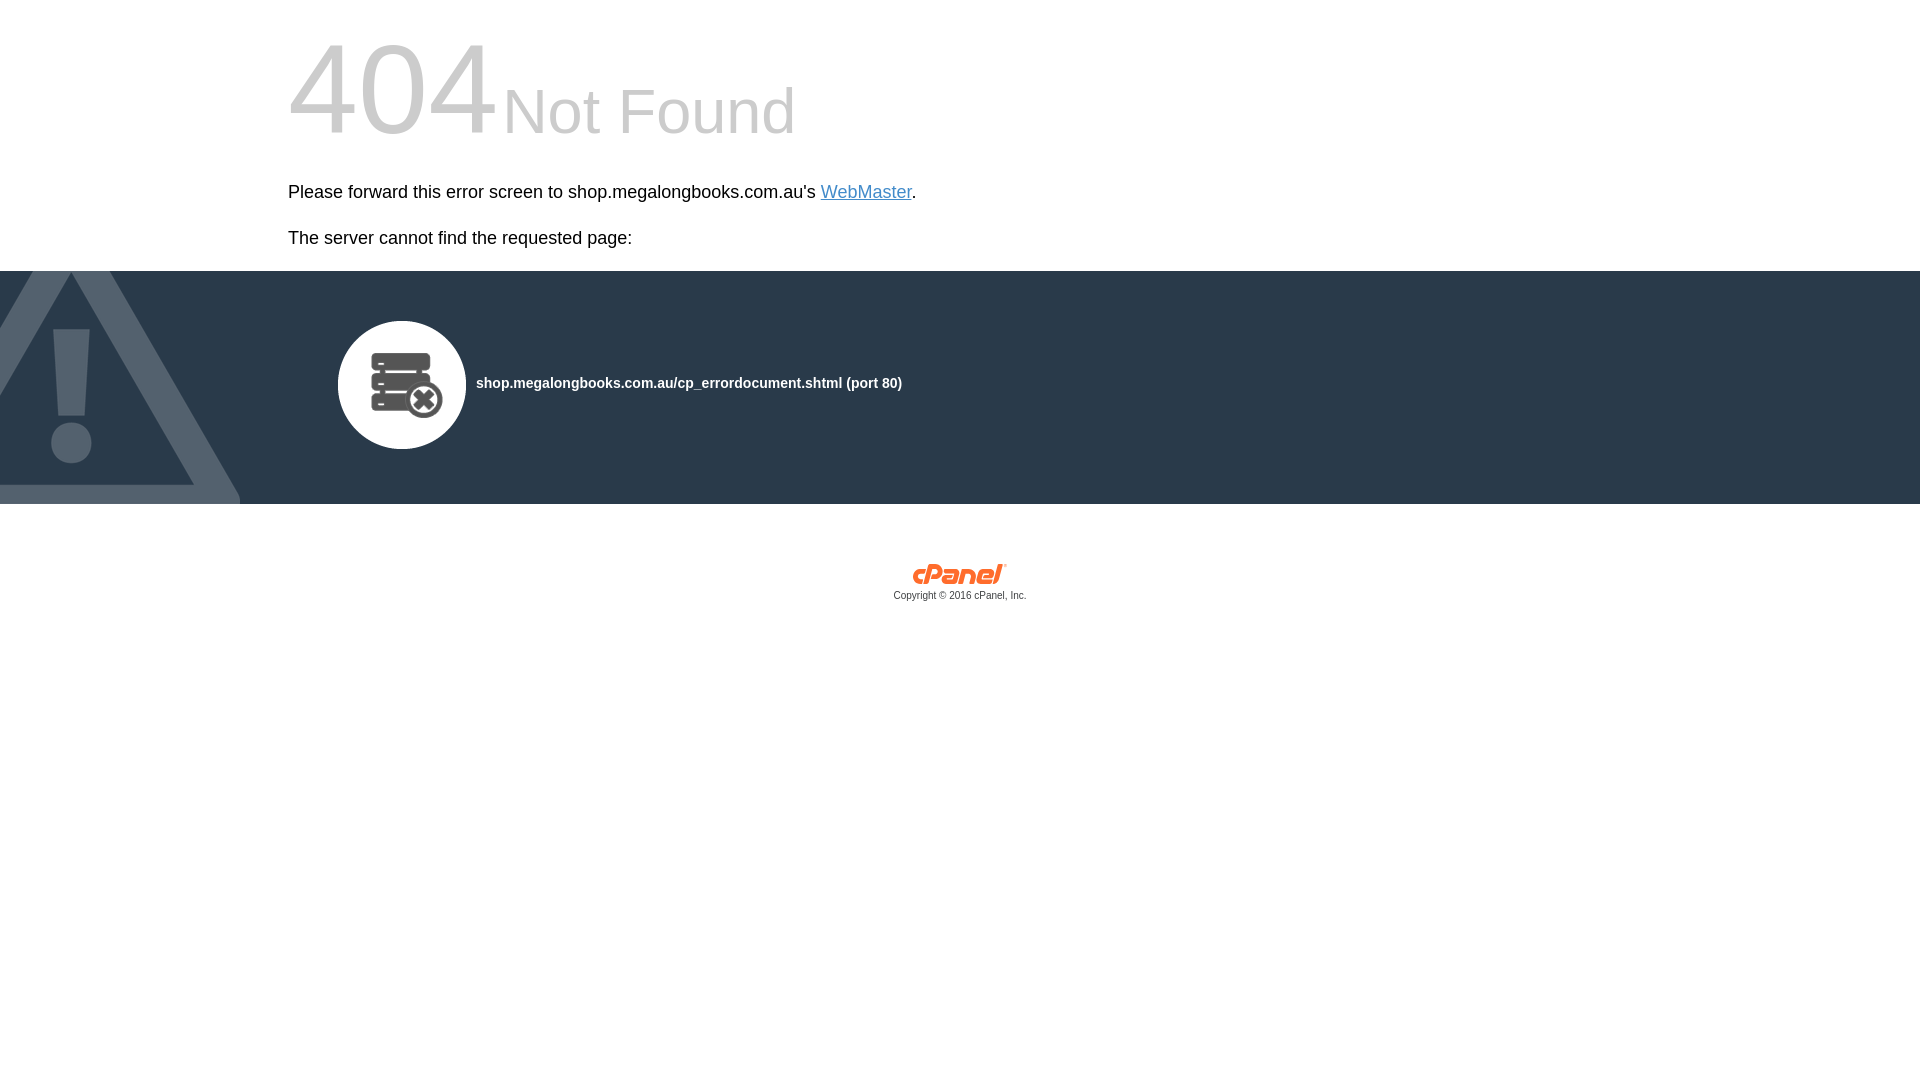 The width and height of the screenshot is (1920, 1080). I want to click on 'WebMaster', so click(866, 192).